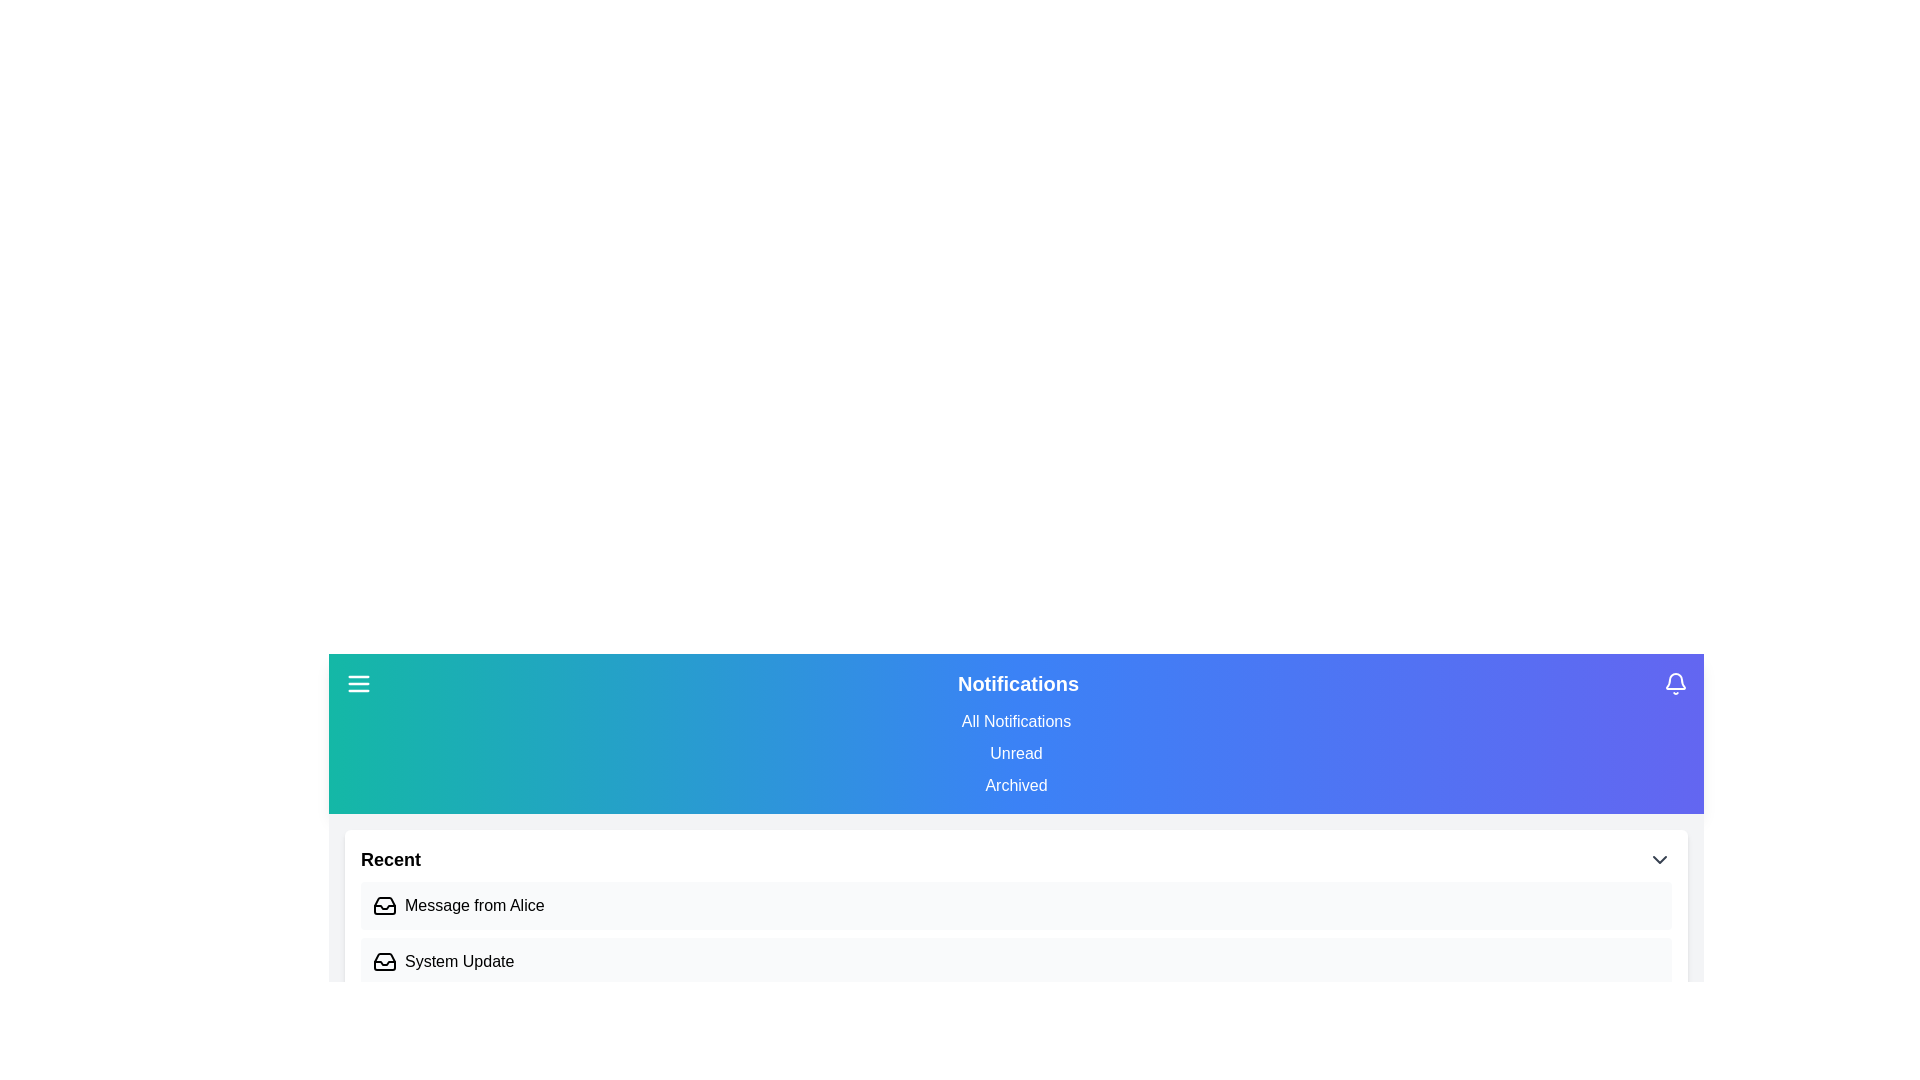 The height and width of the screenshot is (1080, 1920). What do you see at coordinates (1660, 859) in the screenshot?
I see `the ChevronDown button to toggle the submenu visibility` at bounding box center [1660, 859].